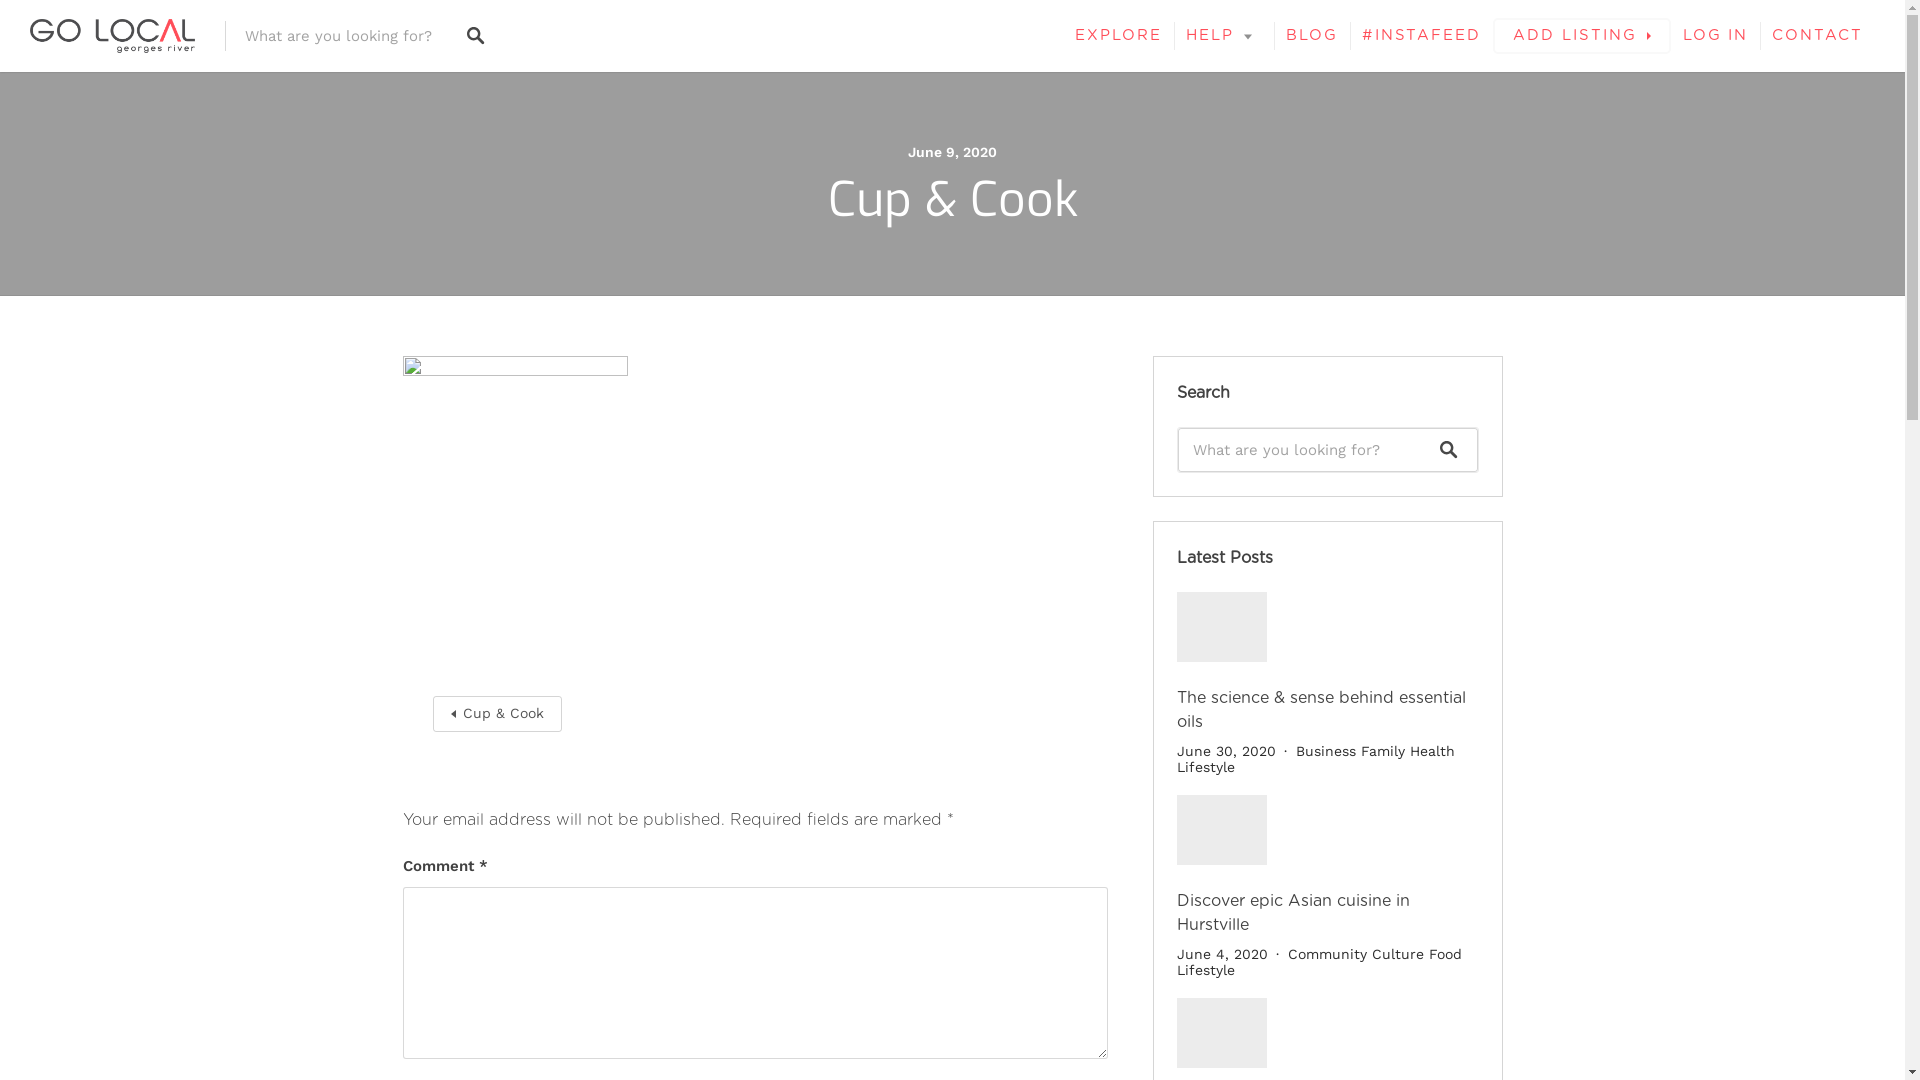 This screenshot has height=1080, width=1920. Describe the element at coordinates (1287, 952) in the screenshot. I see `'Community'` at that location.